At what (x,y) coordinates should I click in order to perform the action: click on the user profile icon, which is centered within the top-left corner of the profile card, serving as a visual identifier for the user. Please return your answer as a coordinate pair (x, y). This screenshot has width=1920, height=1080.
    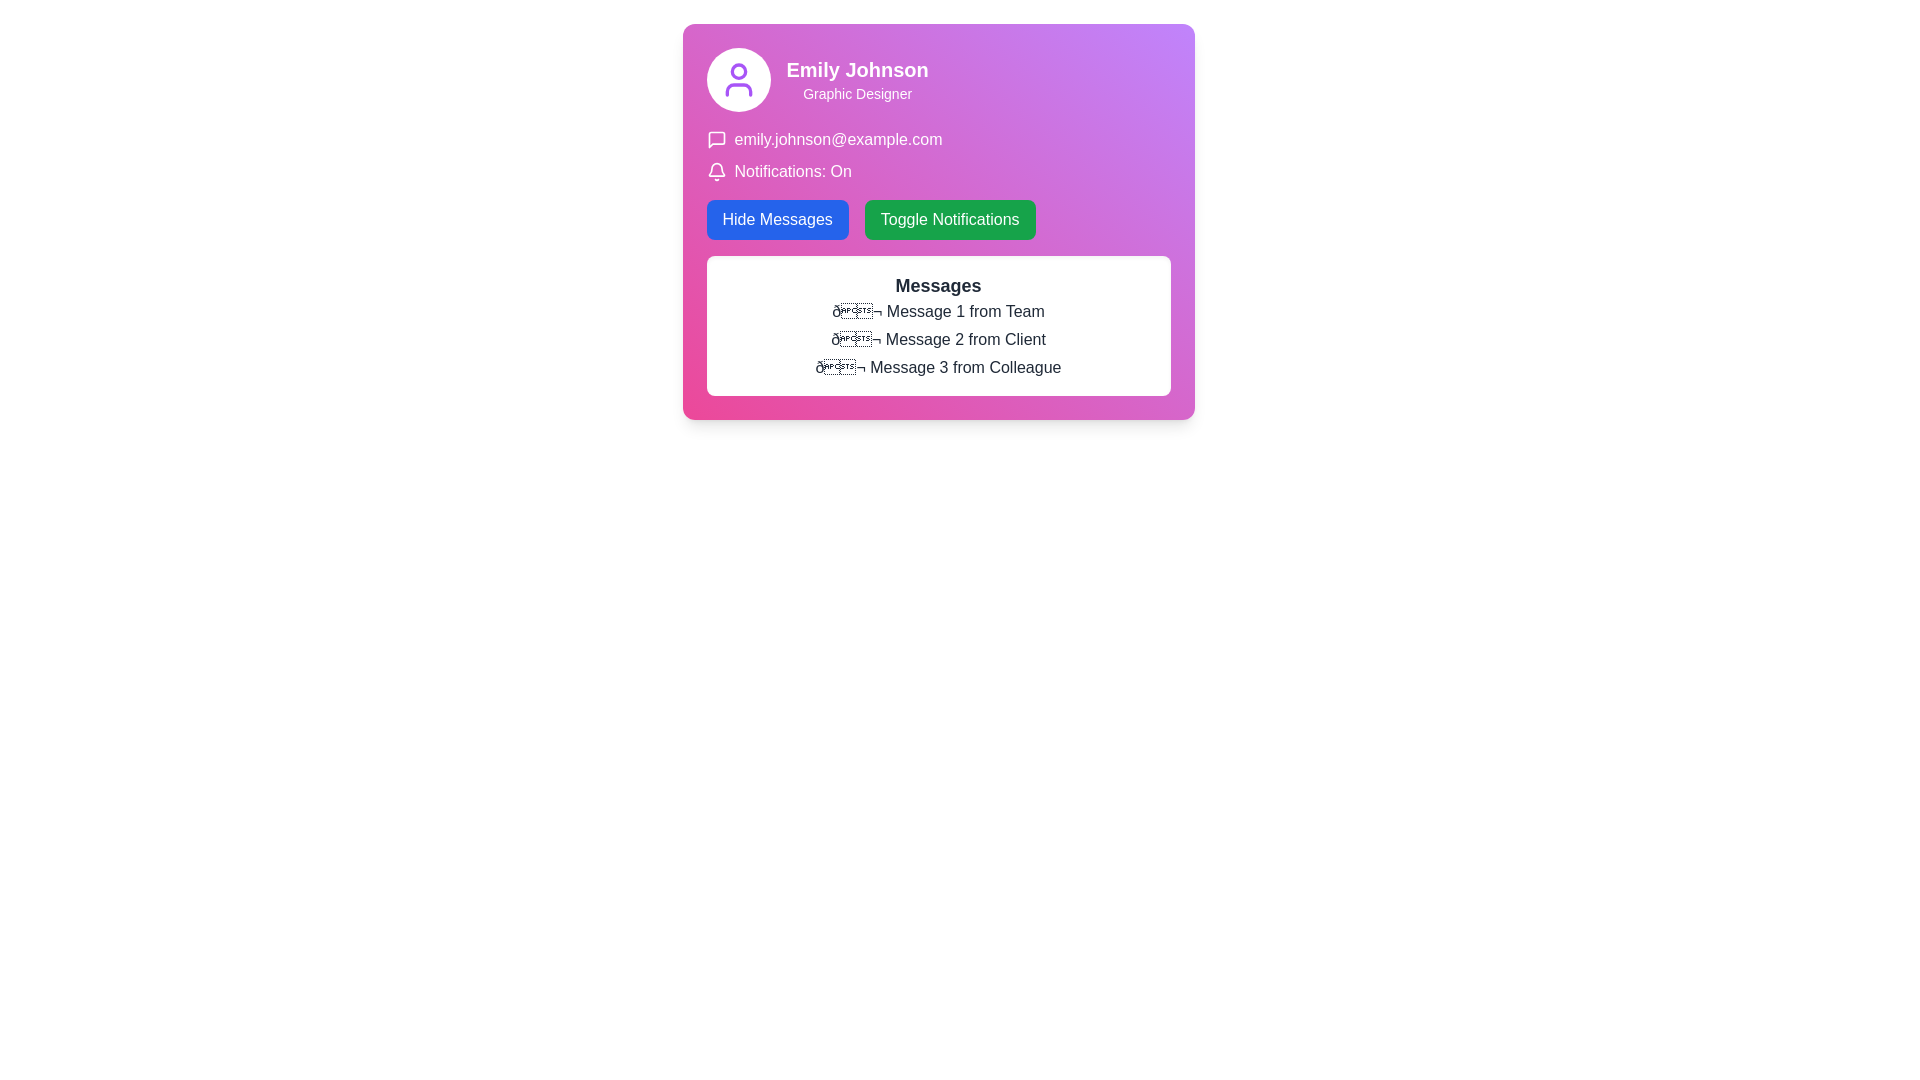
    Looking at the image, I should click on (737, 79).